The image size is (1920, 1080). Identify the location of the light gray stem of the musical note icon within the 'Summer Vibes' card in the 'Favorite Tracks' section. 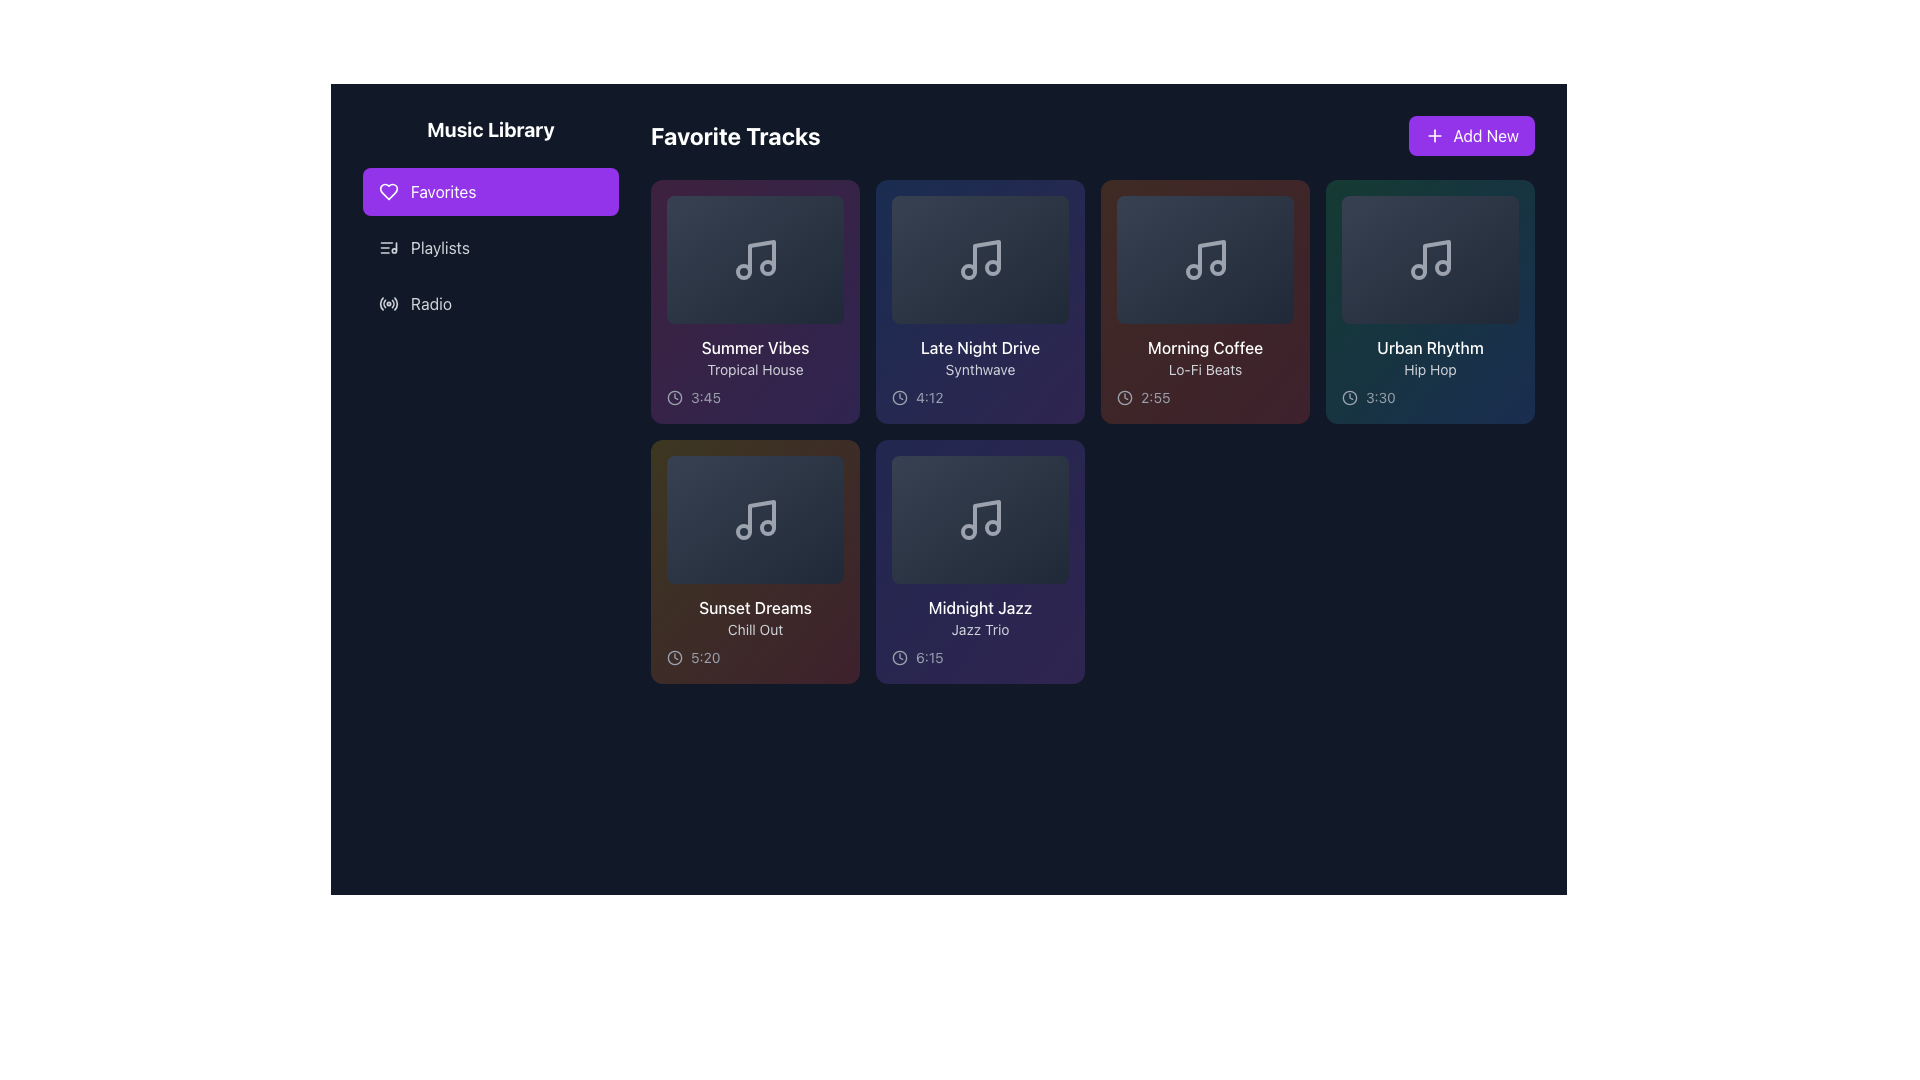
(760, 256).